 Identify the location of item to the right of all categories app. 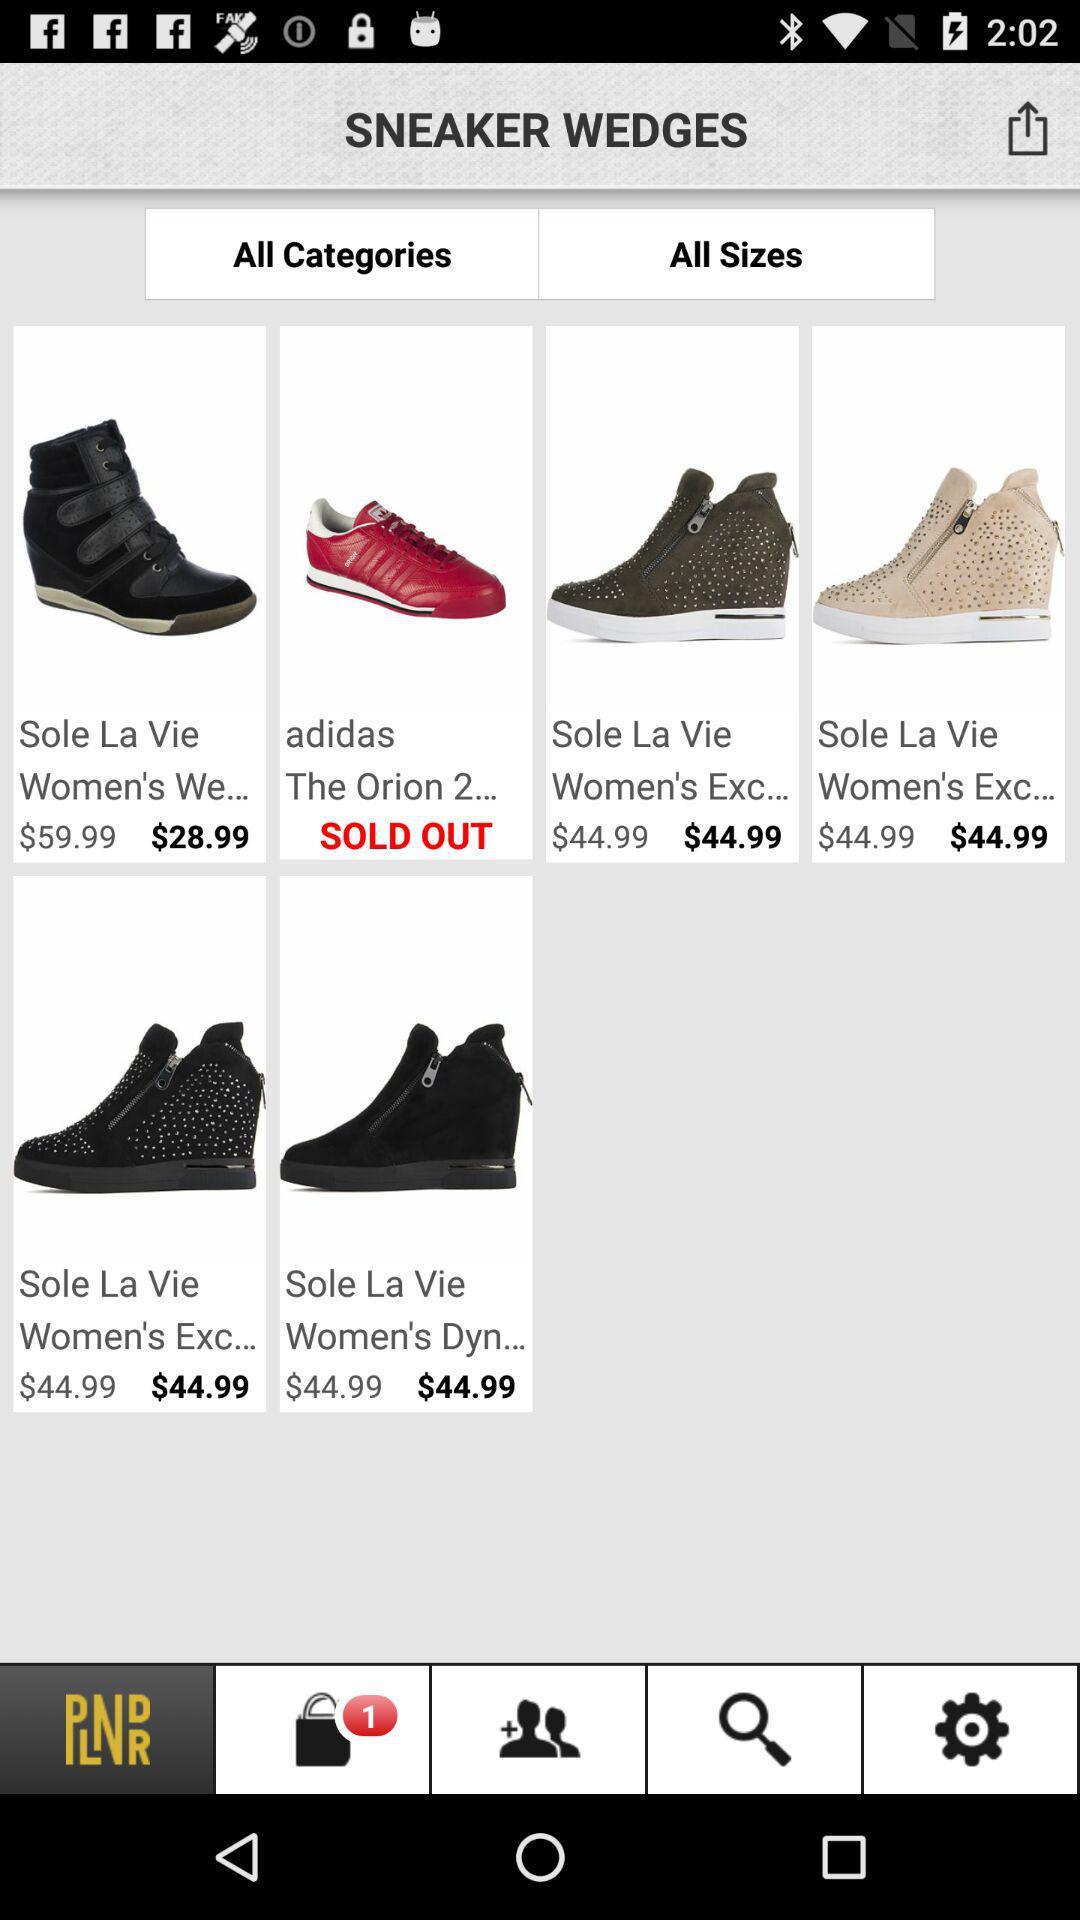
(736, 252).